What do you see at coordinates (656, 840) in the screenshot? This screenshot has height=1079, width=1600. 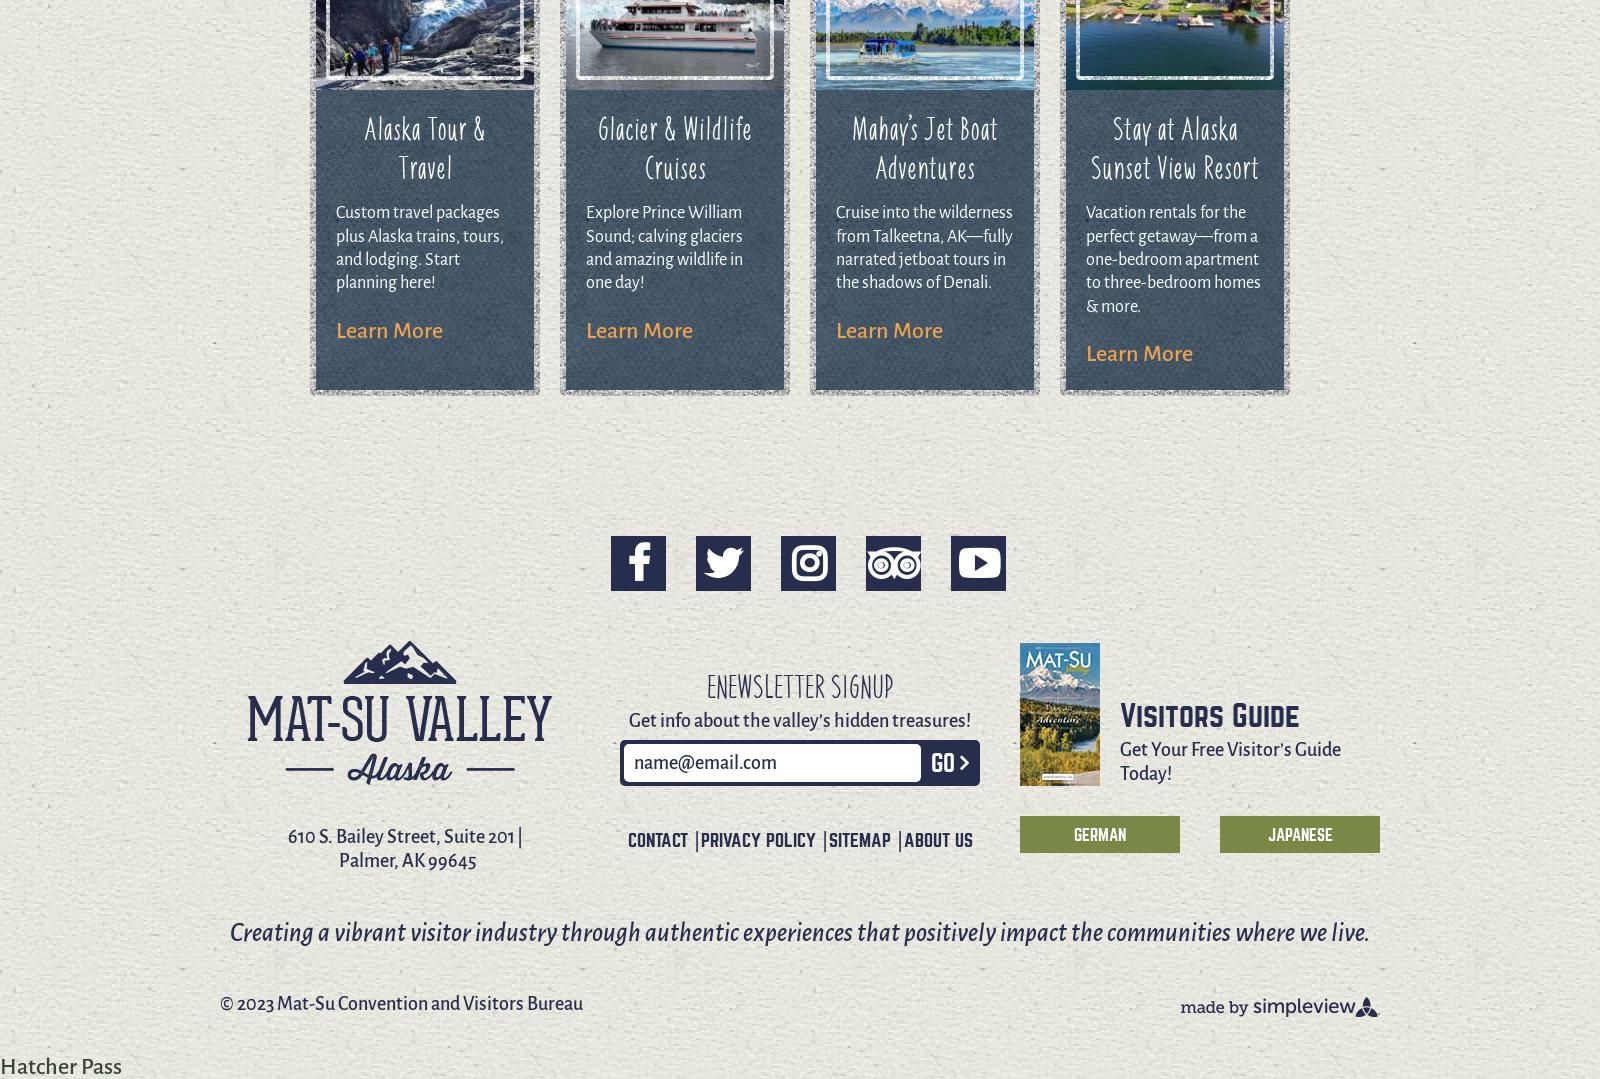 I see `'Contact'` at bounding box center [656, 840].